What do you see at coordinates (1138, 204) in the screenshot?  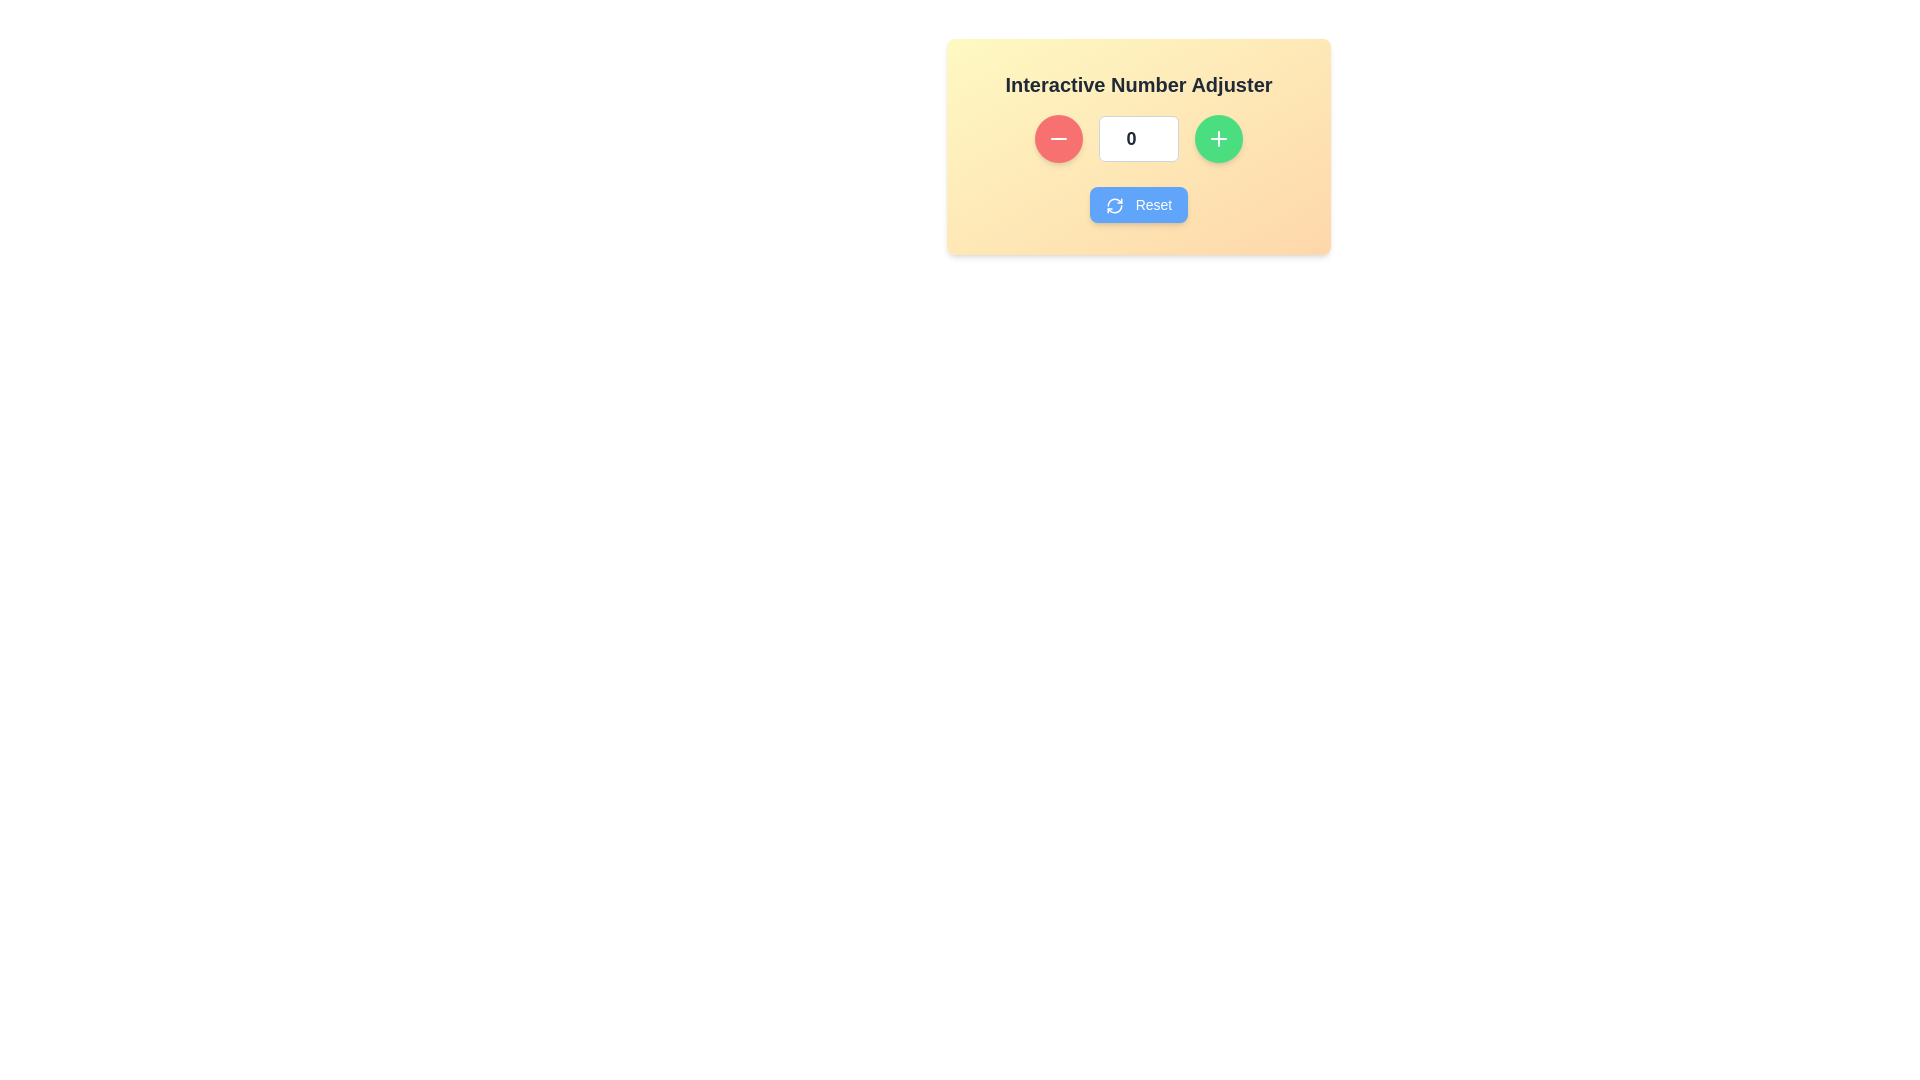 I see `the reset button located below the numerical display` at bounding box center [1138, 204].